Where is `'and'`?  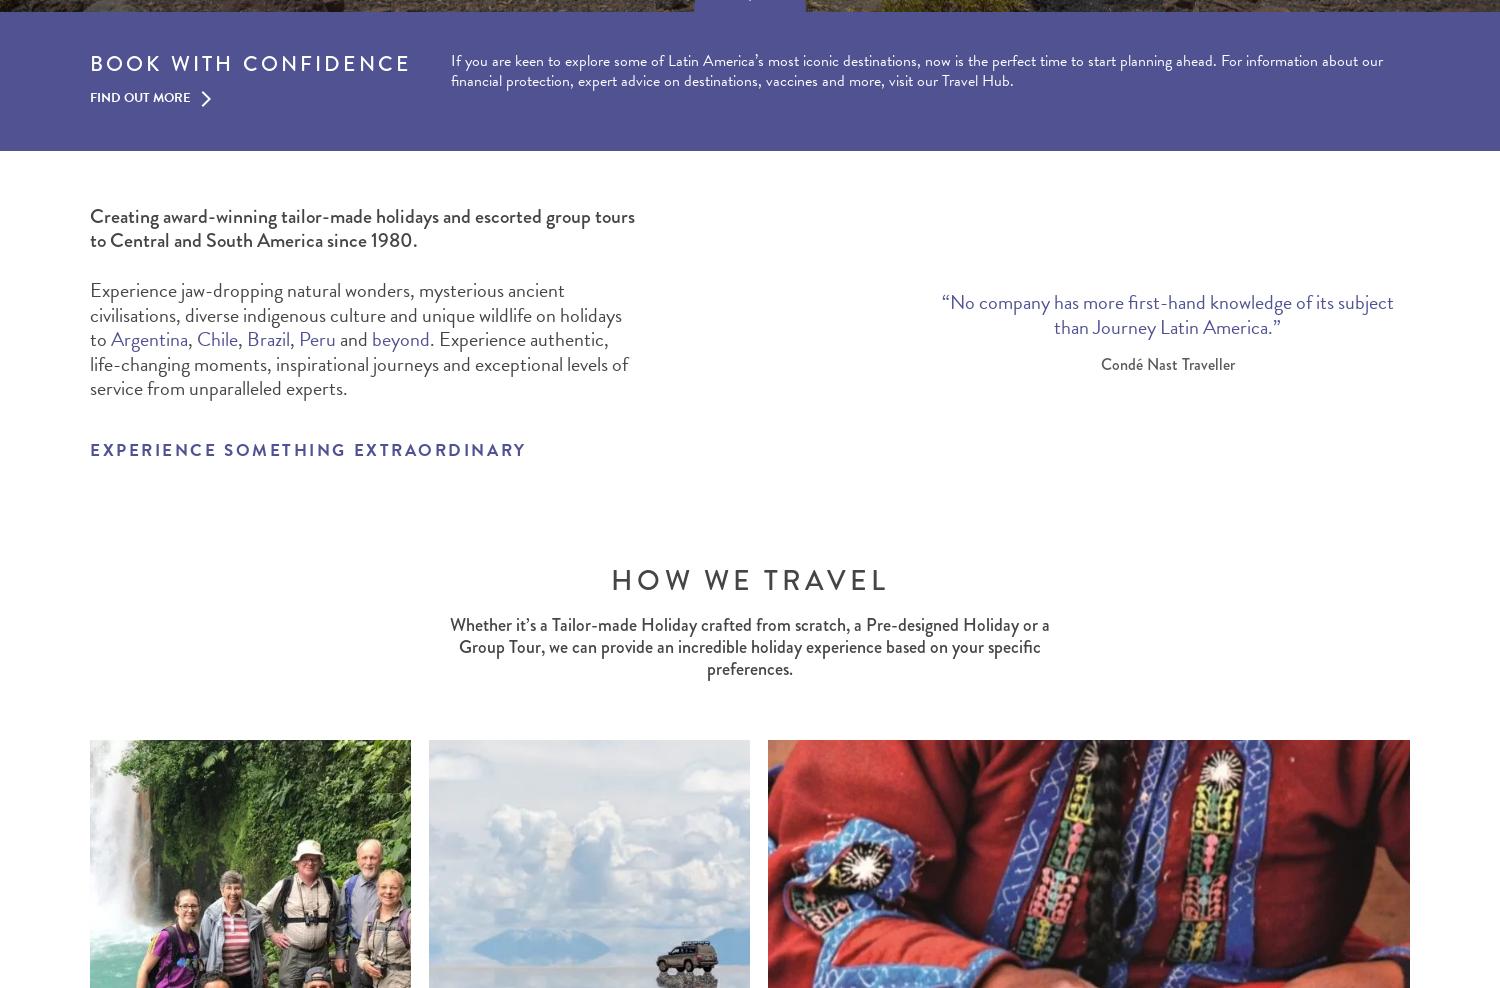 'and' is located at coordinates (335, 338).